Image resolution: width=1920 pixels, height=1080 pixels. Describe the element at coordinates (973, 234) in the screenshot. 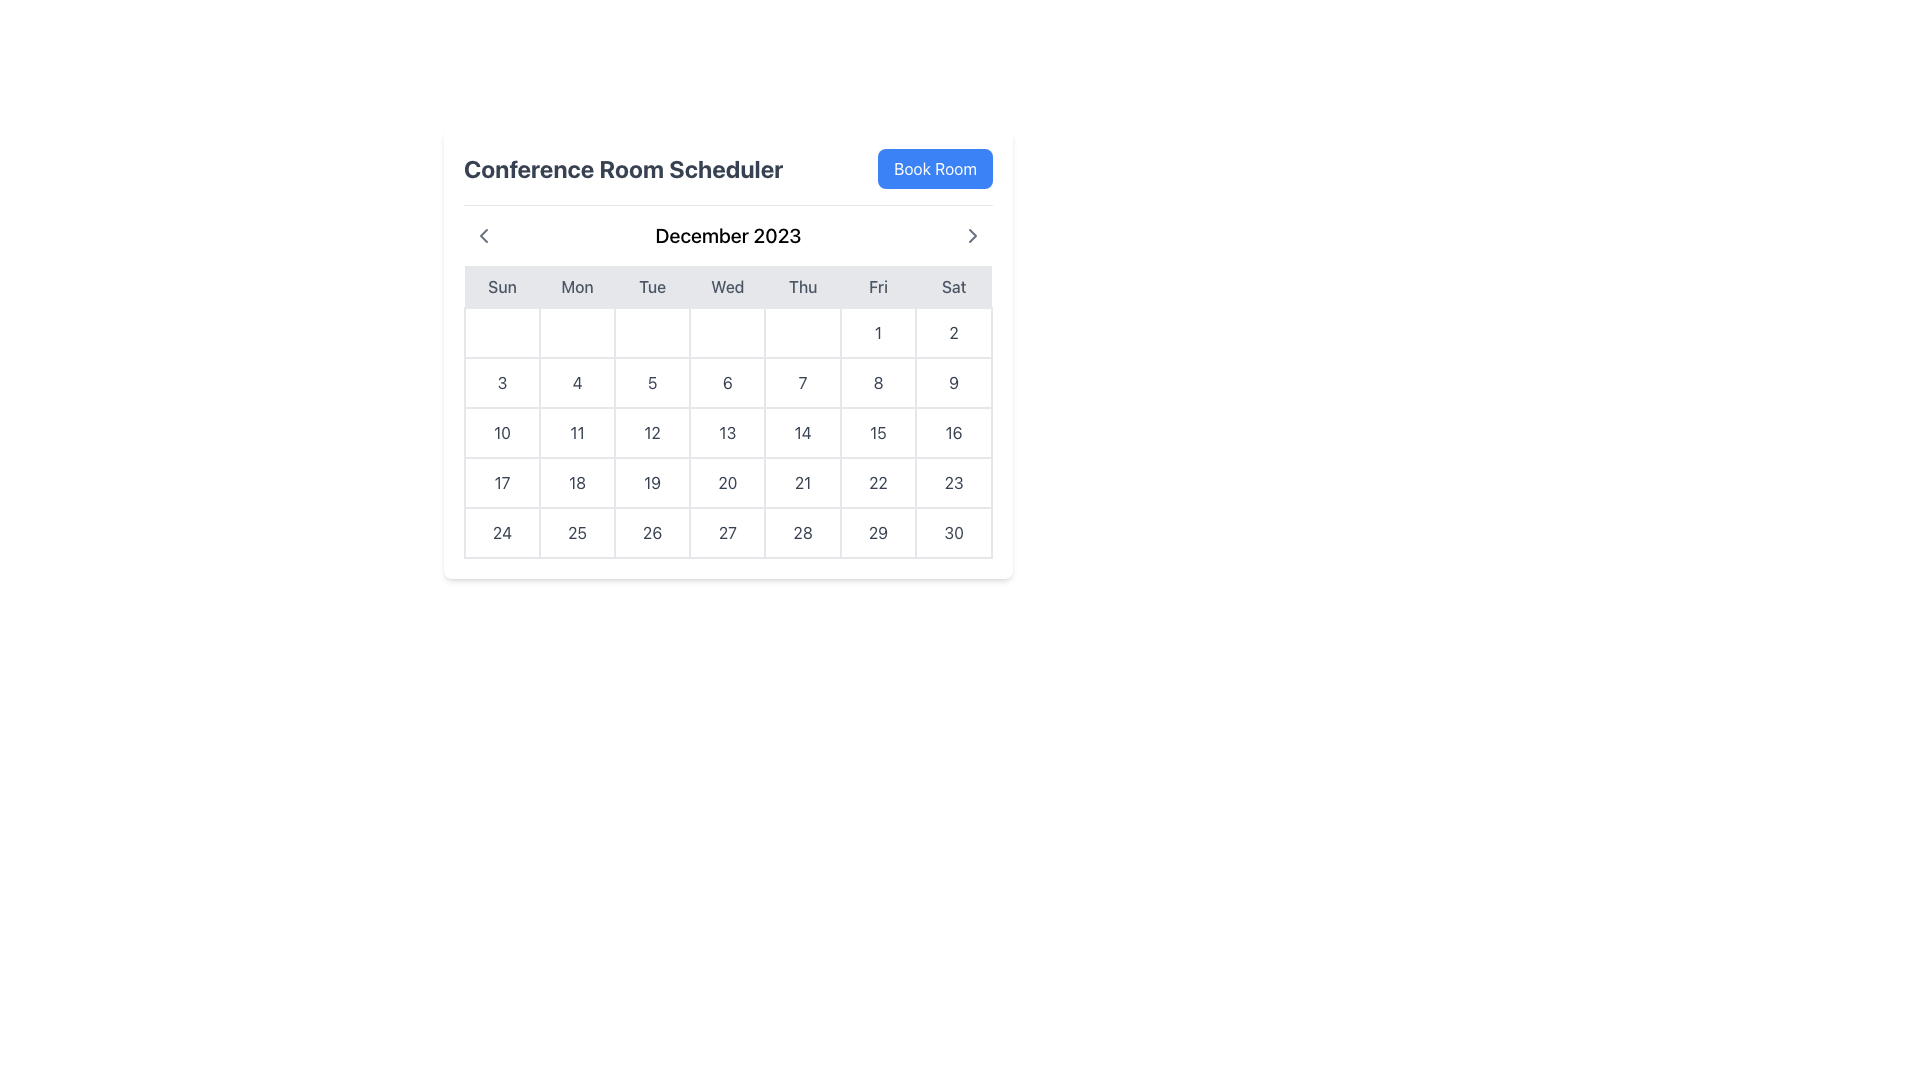

I see `the right-facing gray chevron icon in the top-right corner of the calendar header` at that location.